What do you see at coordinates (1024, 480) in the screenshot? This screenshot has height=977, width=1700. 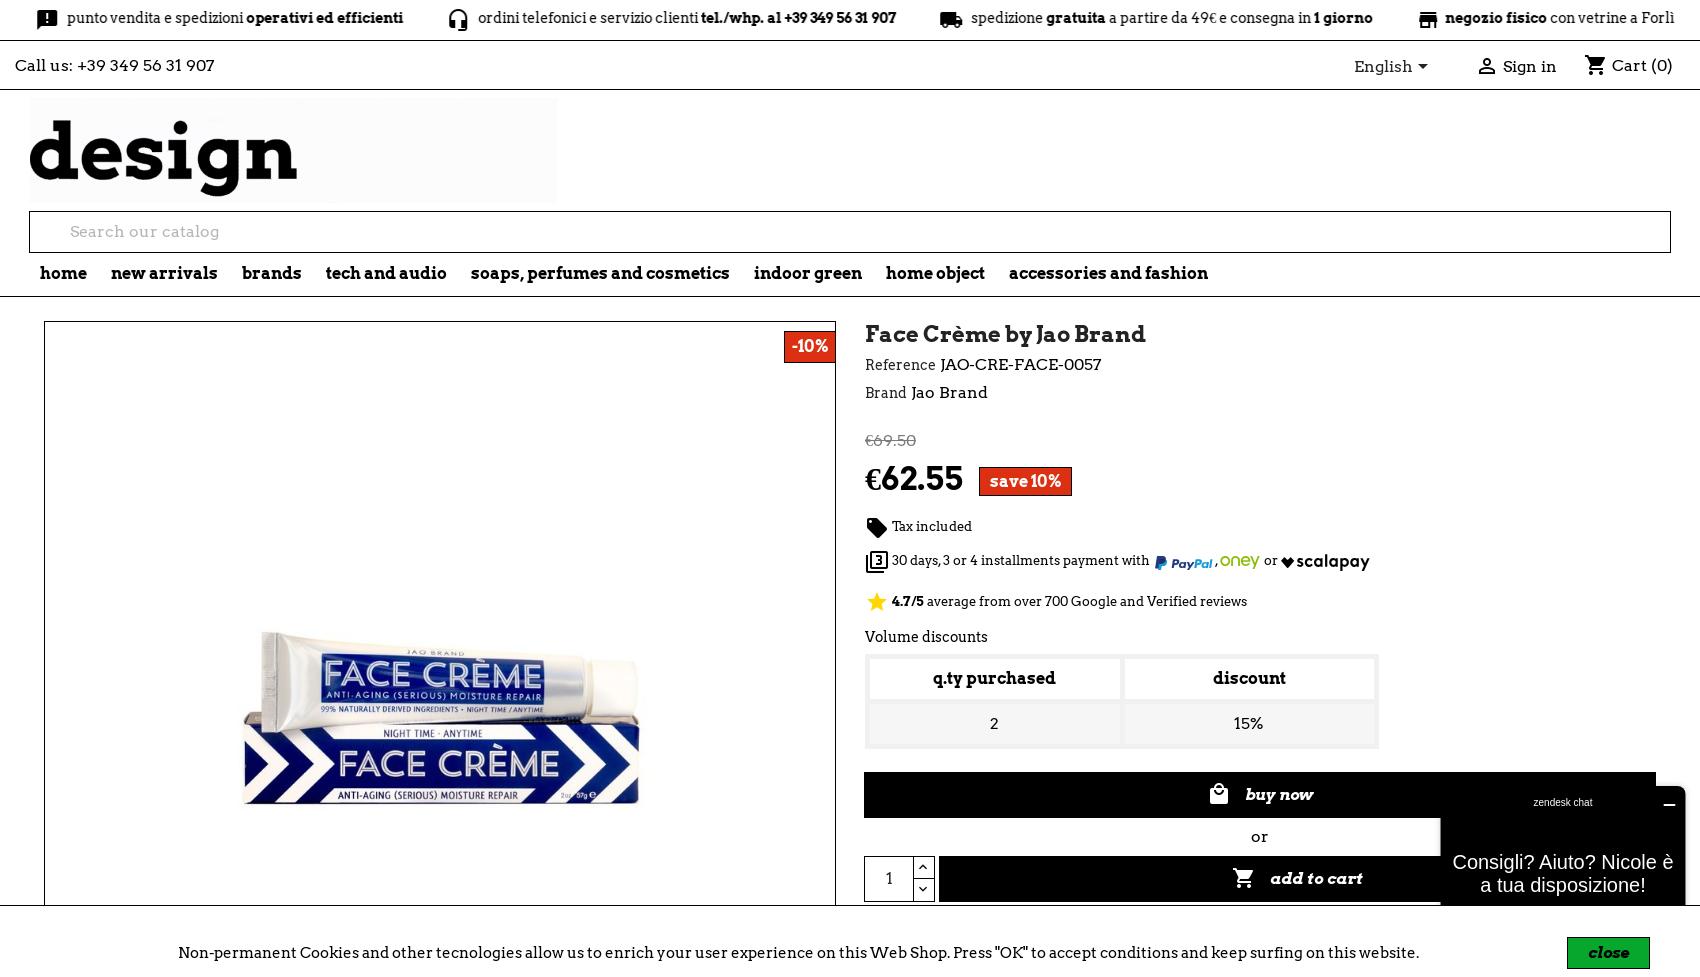 I see `'Save 10%'` at bounding box center [1024, 480].